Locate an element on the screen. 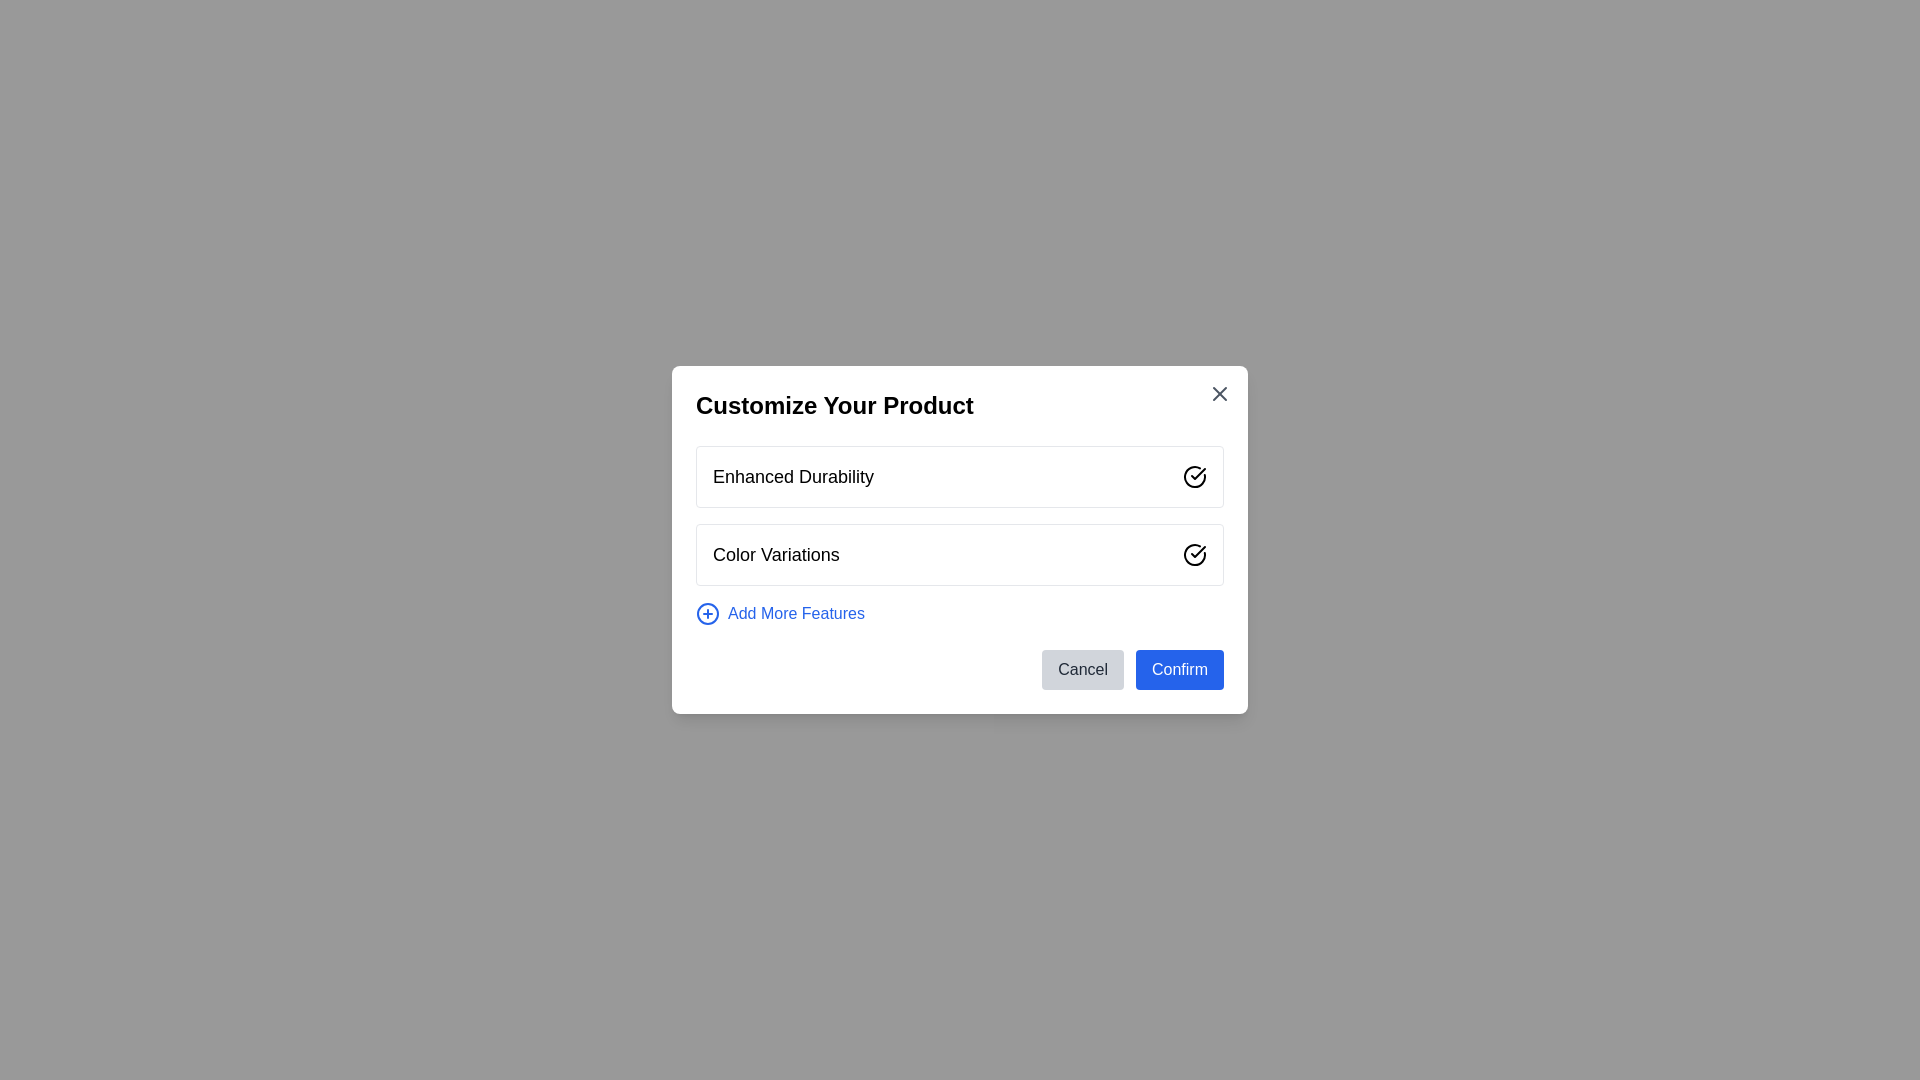 The width and height of the screenshot is (1920, 1080). the 'Add More Features' button with the blue circular plus icon for keyboard navigation is located at coordinates (779, 612).